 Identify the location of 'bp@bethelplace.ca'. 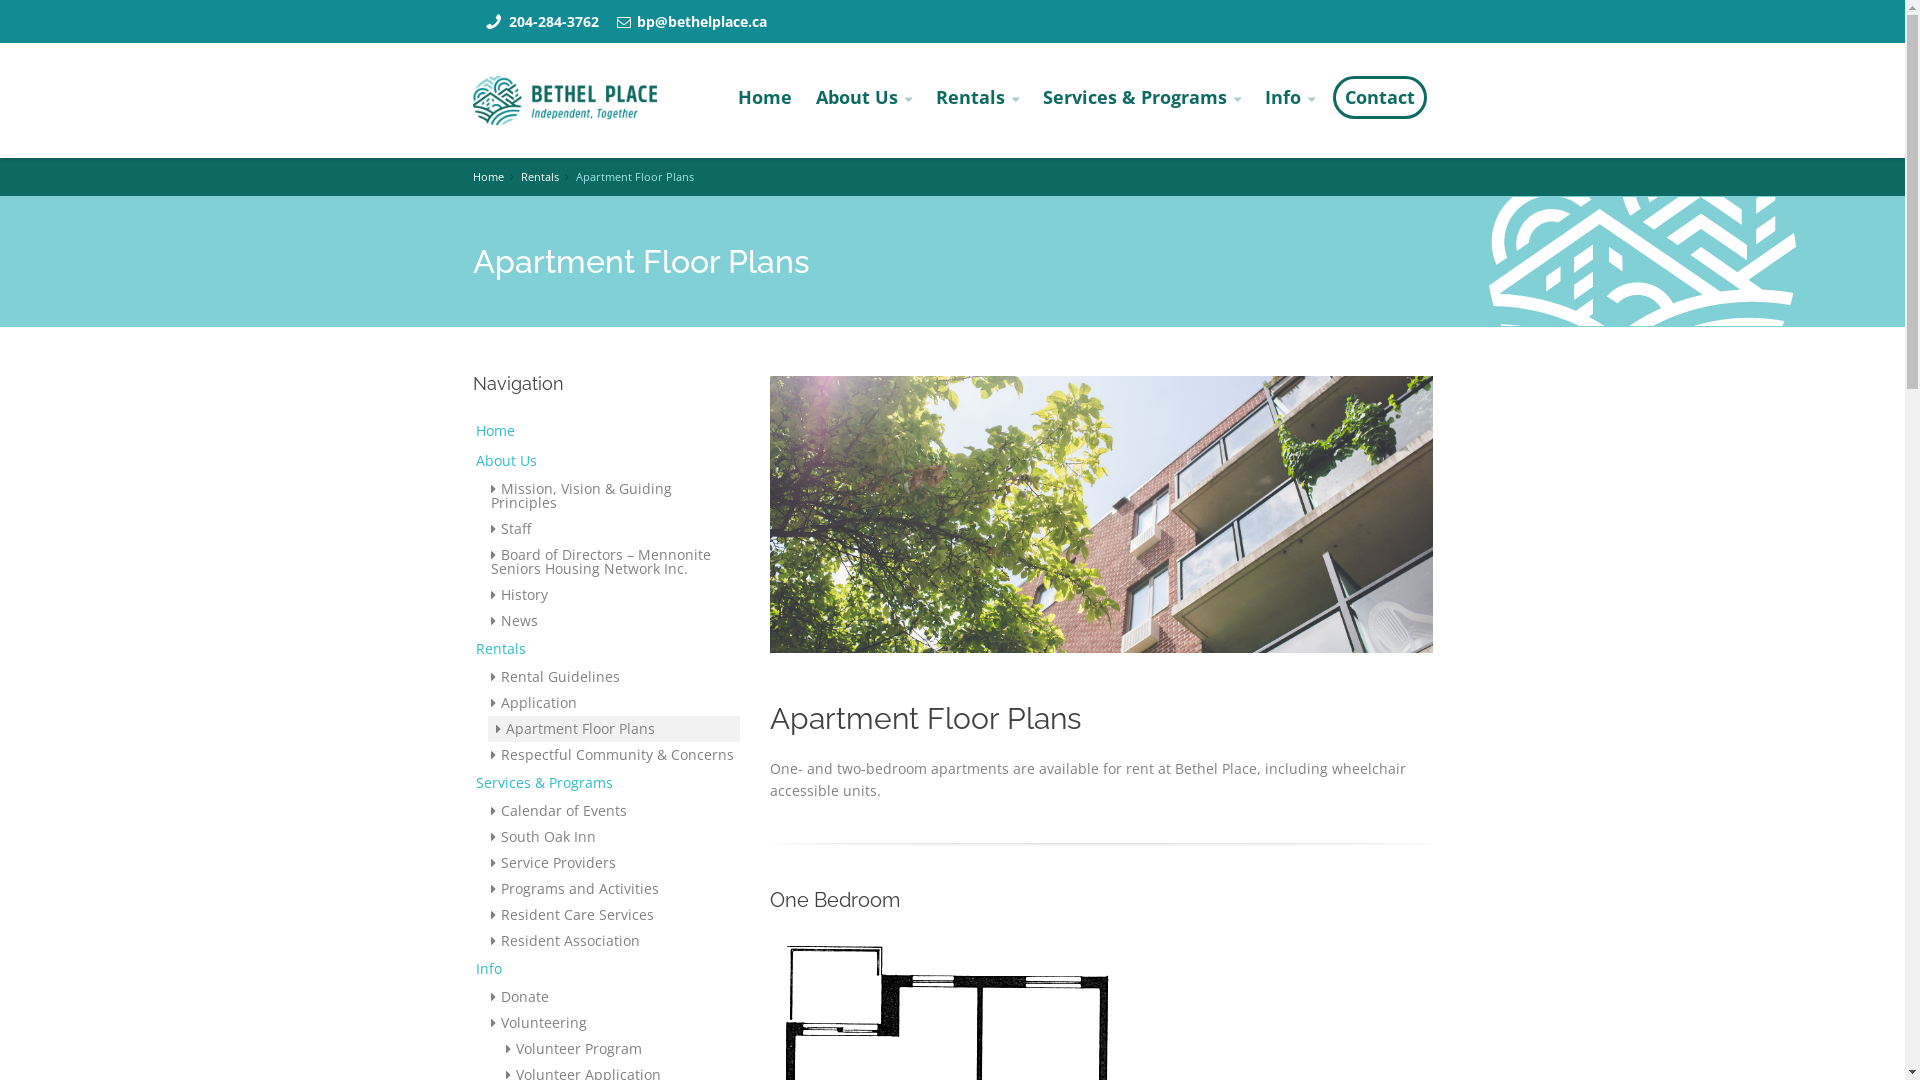
(700, 21).